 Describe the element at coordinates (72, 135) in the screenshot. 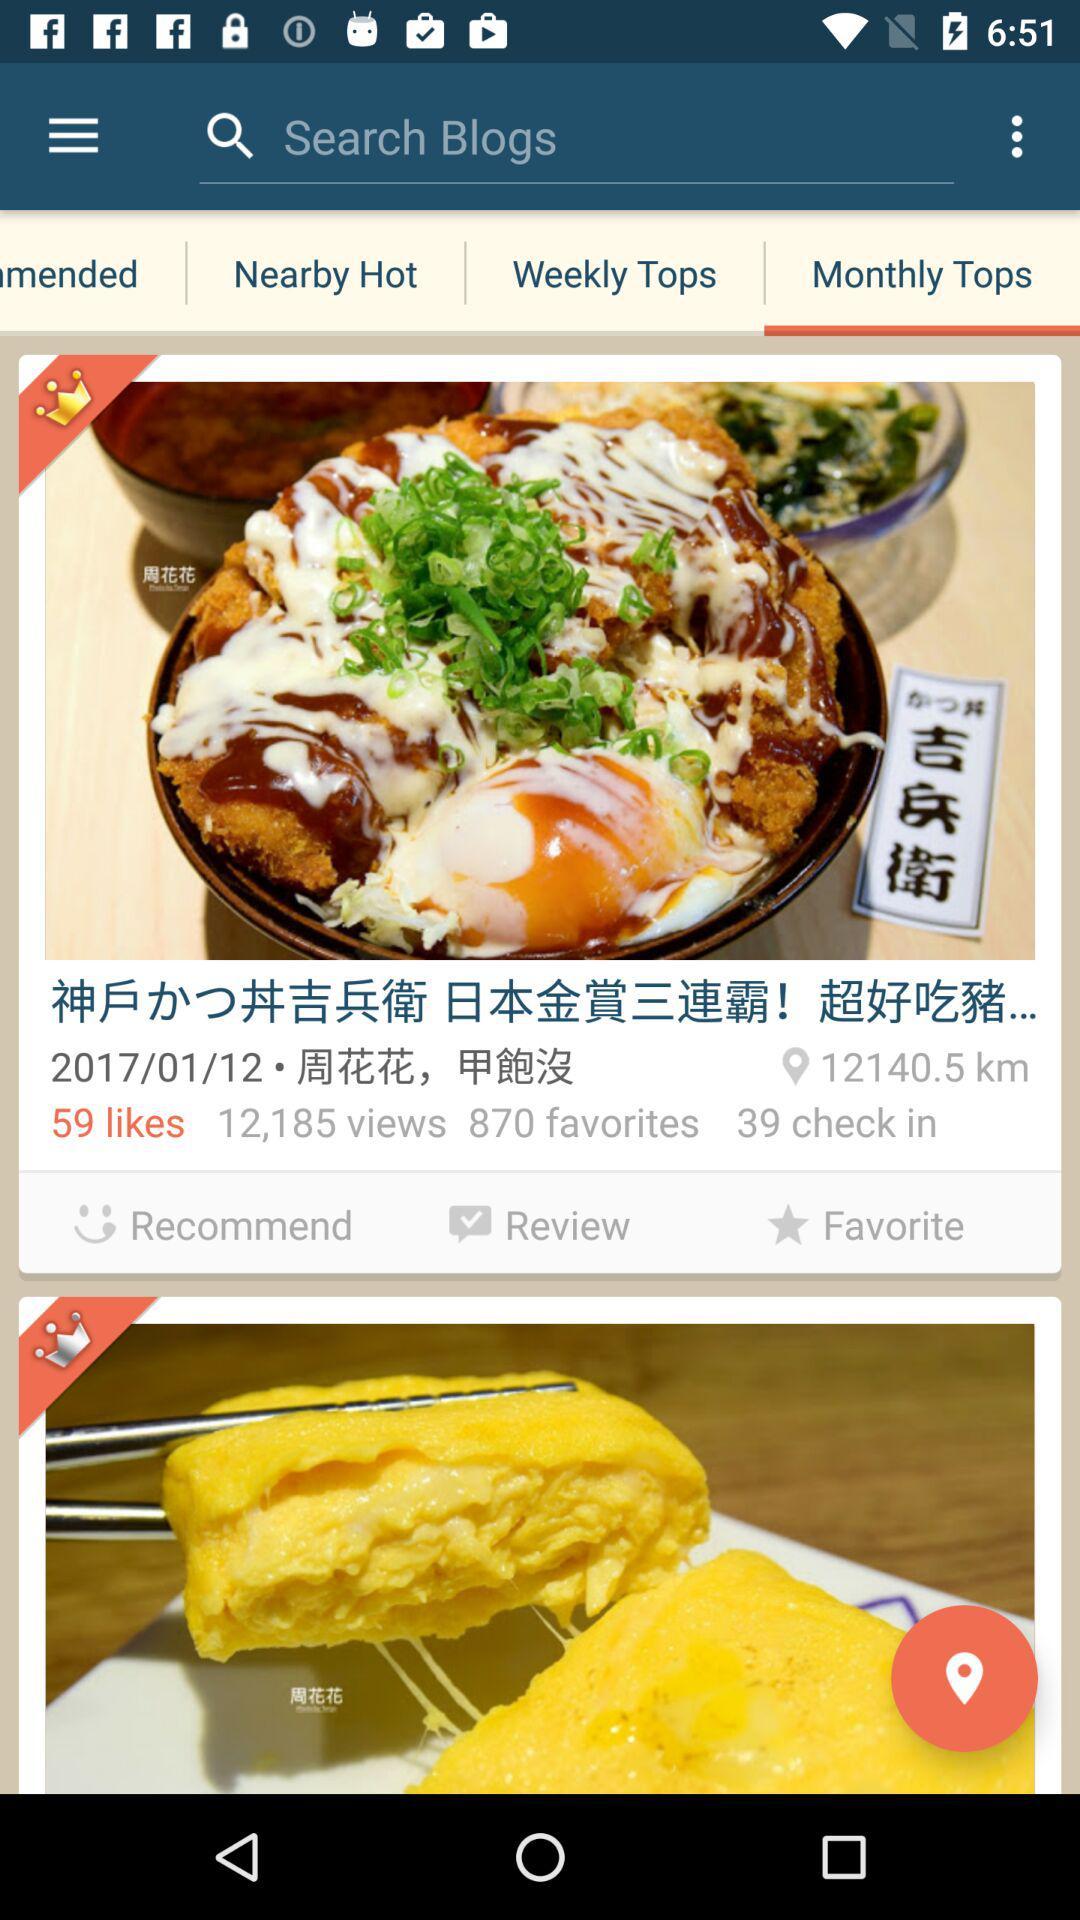

I see `item next to nearby hot icon` at that location.